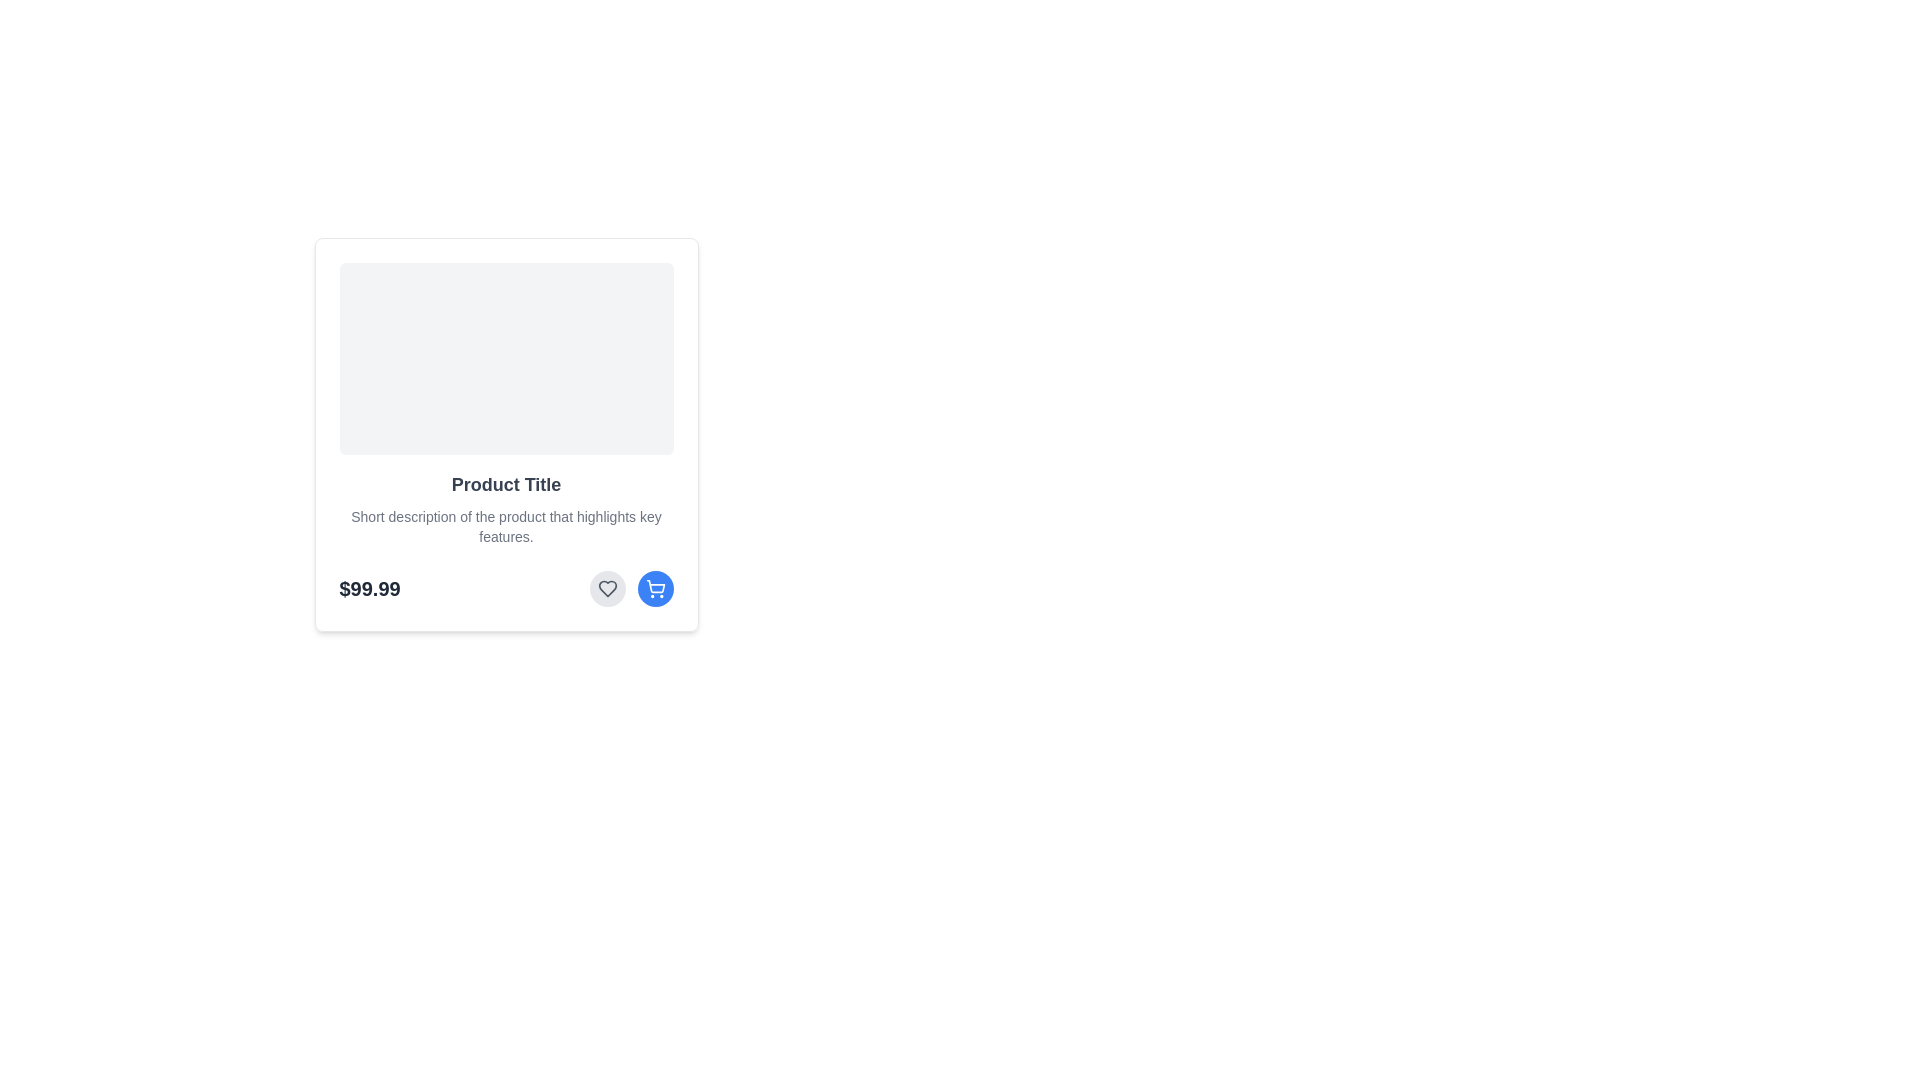 This screenshot has height=1080, width=1920. I want to click on the dual-button group containing the gray heart icon and the blue shopping cart icon, so click(630, 588).